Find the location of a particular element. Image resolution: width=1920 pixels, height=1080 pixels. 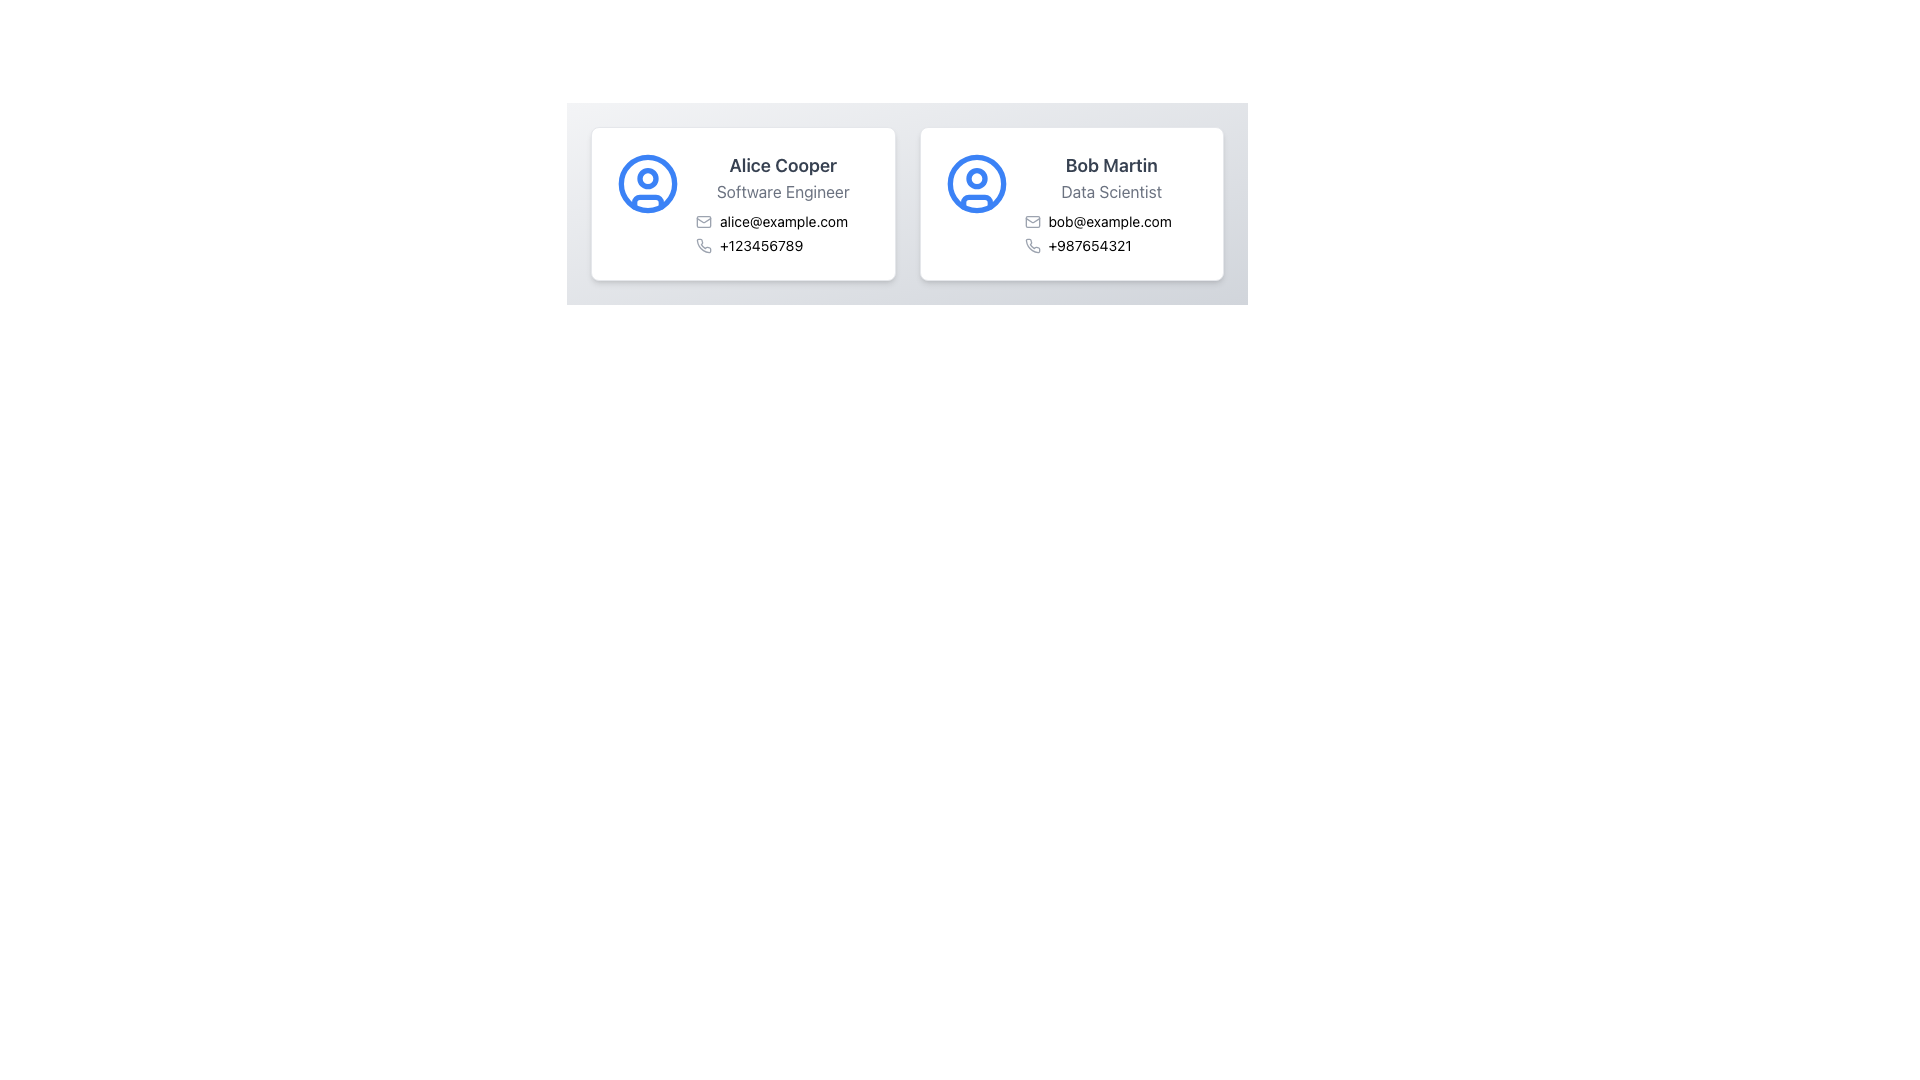

the circular blue user profile icon located to the left of the user information text block containing 'Alice Cooper' is located at coordinates (648, 184).